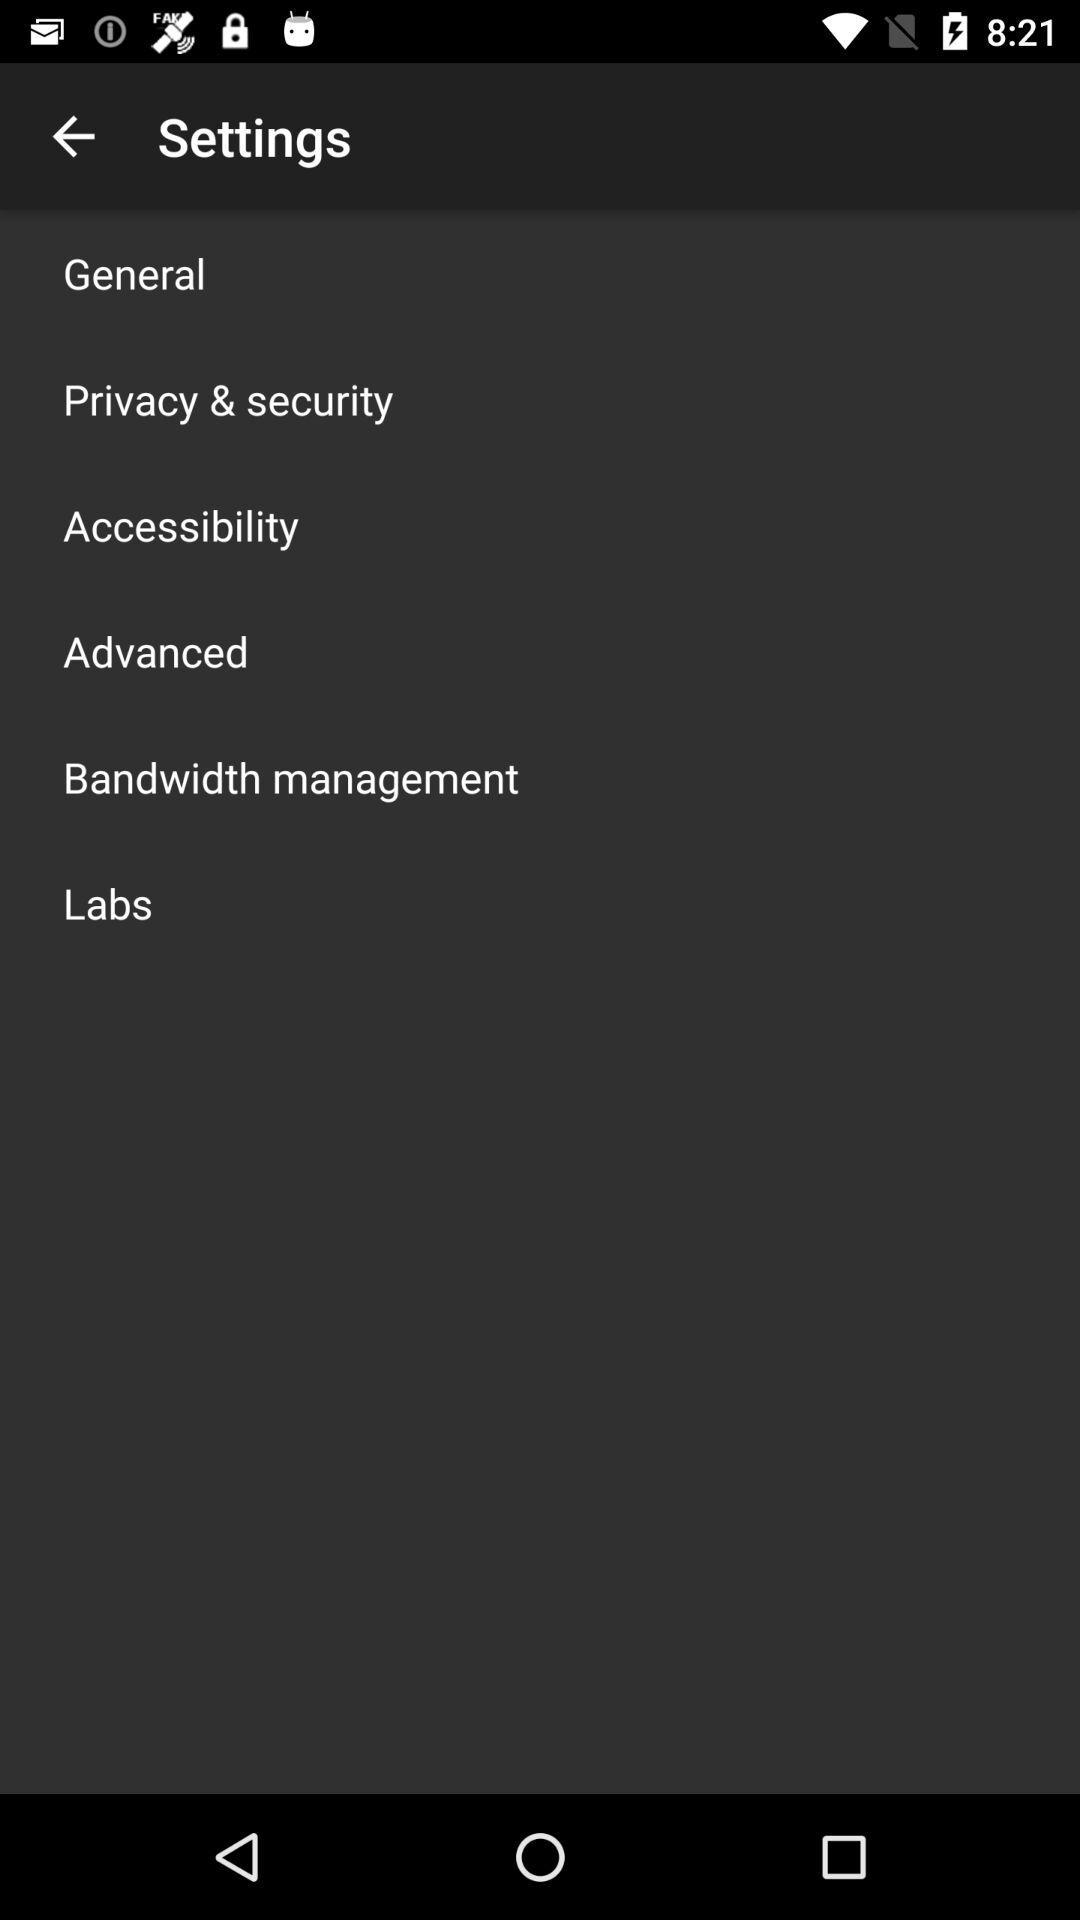  Describe the element at coordinates (290, 776) in the screenshot. I see `app below advanced` at that location.